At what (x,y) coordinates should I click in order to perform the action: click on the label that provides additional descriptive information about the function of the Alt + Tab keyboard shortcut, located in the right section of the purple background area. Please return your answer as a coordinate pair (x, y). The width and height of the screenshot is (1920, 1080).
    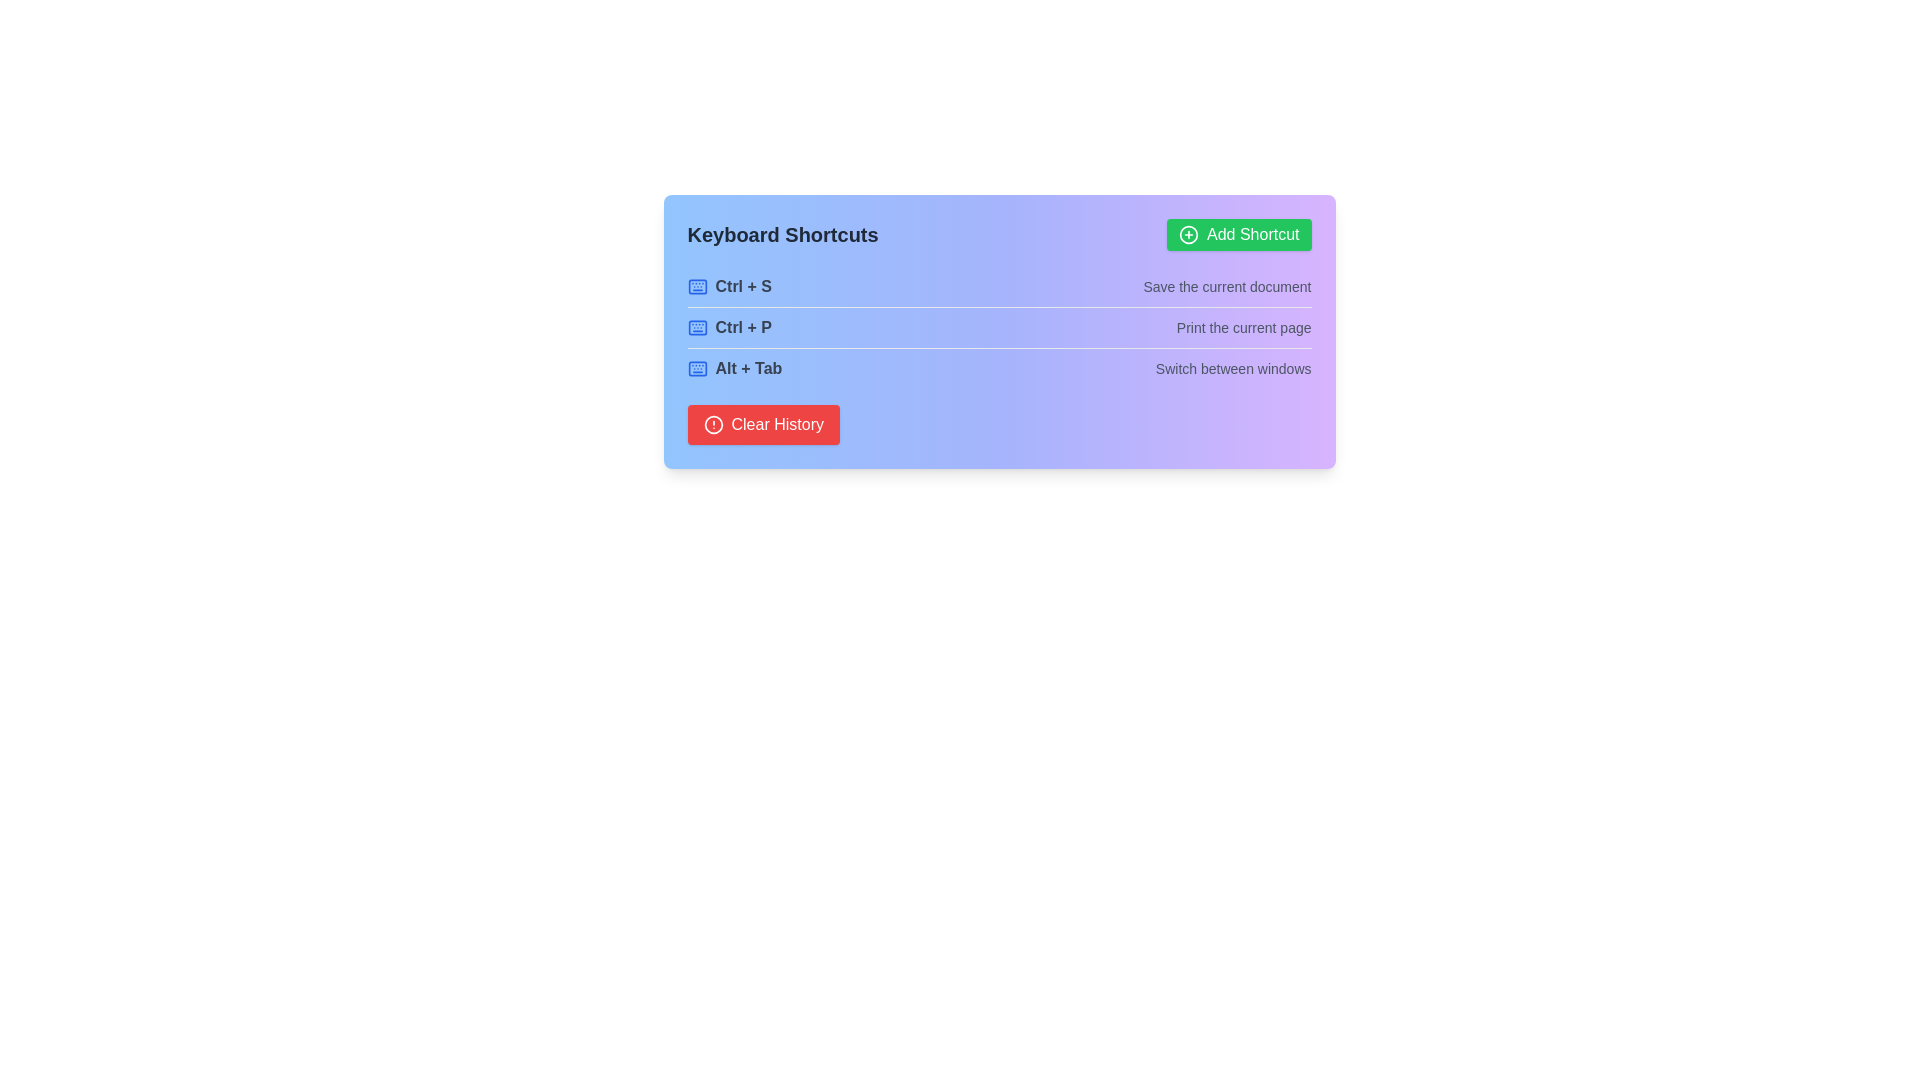
    Looking at the image, I should click on (1232, 369).